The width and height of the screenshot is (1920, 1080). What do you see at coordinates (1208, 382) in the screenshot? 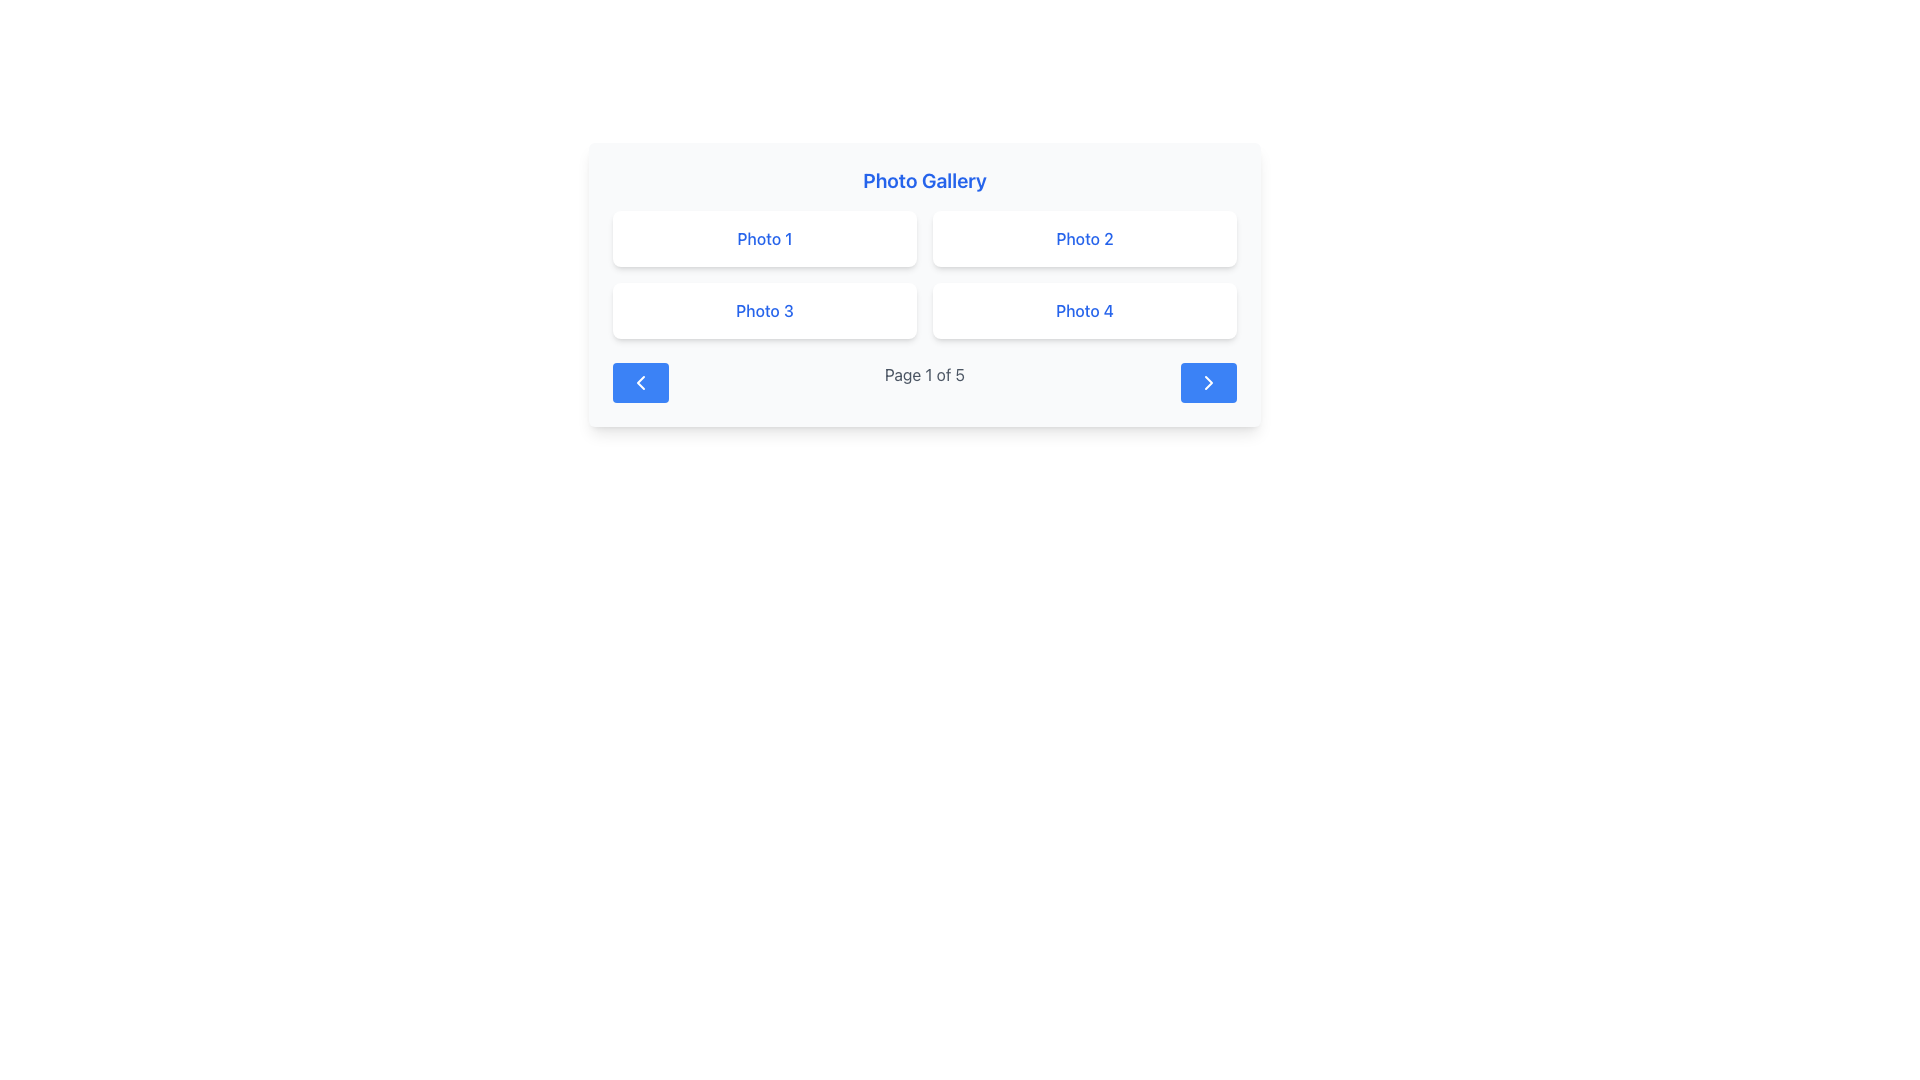
I see `the right arrow icon located within the blue rounded rectangle button at the bottom right of the Photo Gallery interface` at bounding box center [1208, 382].